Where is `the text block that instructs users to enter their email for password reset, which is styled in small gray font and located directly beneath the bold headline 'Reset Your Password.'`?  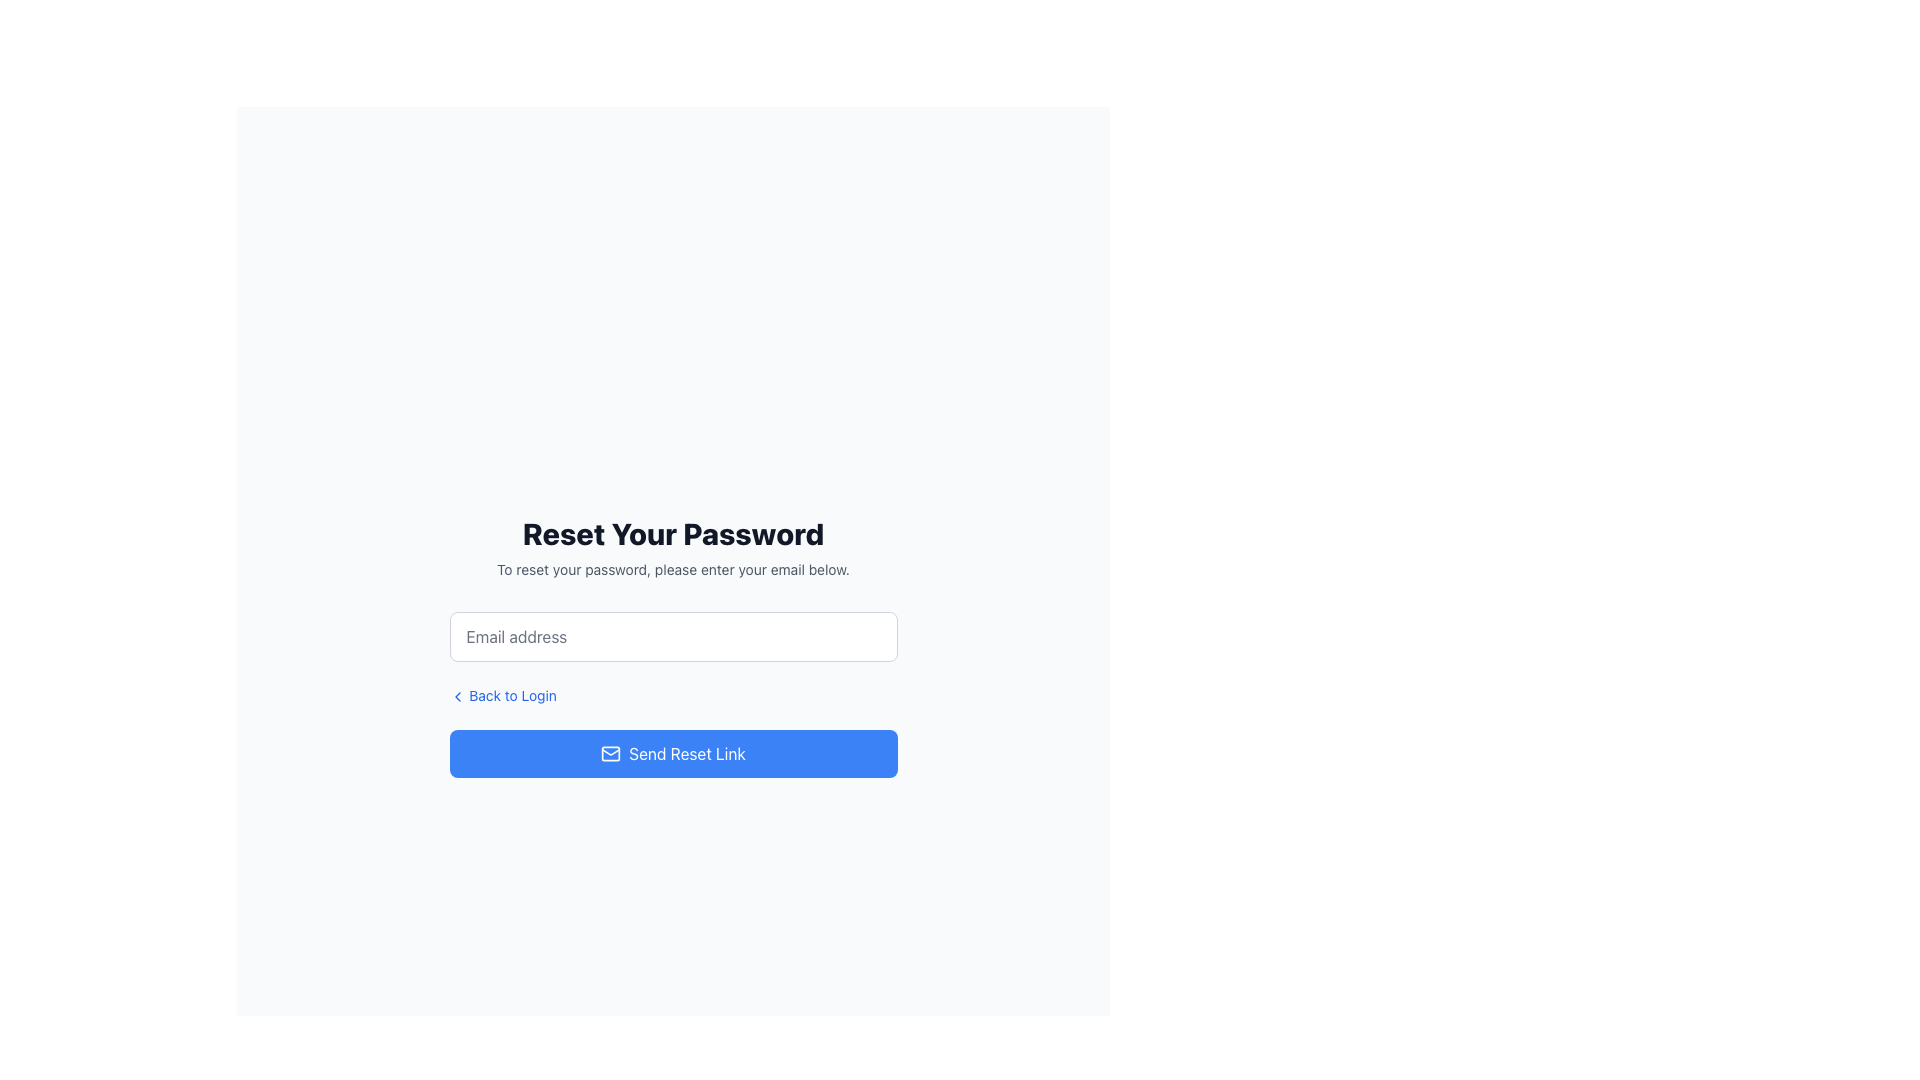 the text block that instructs users to enter their email for password reset, which is styled in small gray font and located directly beneath the bold headline 'Reset Your Password.' is located at coordinates (673, 570).